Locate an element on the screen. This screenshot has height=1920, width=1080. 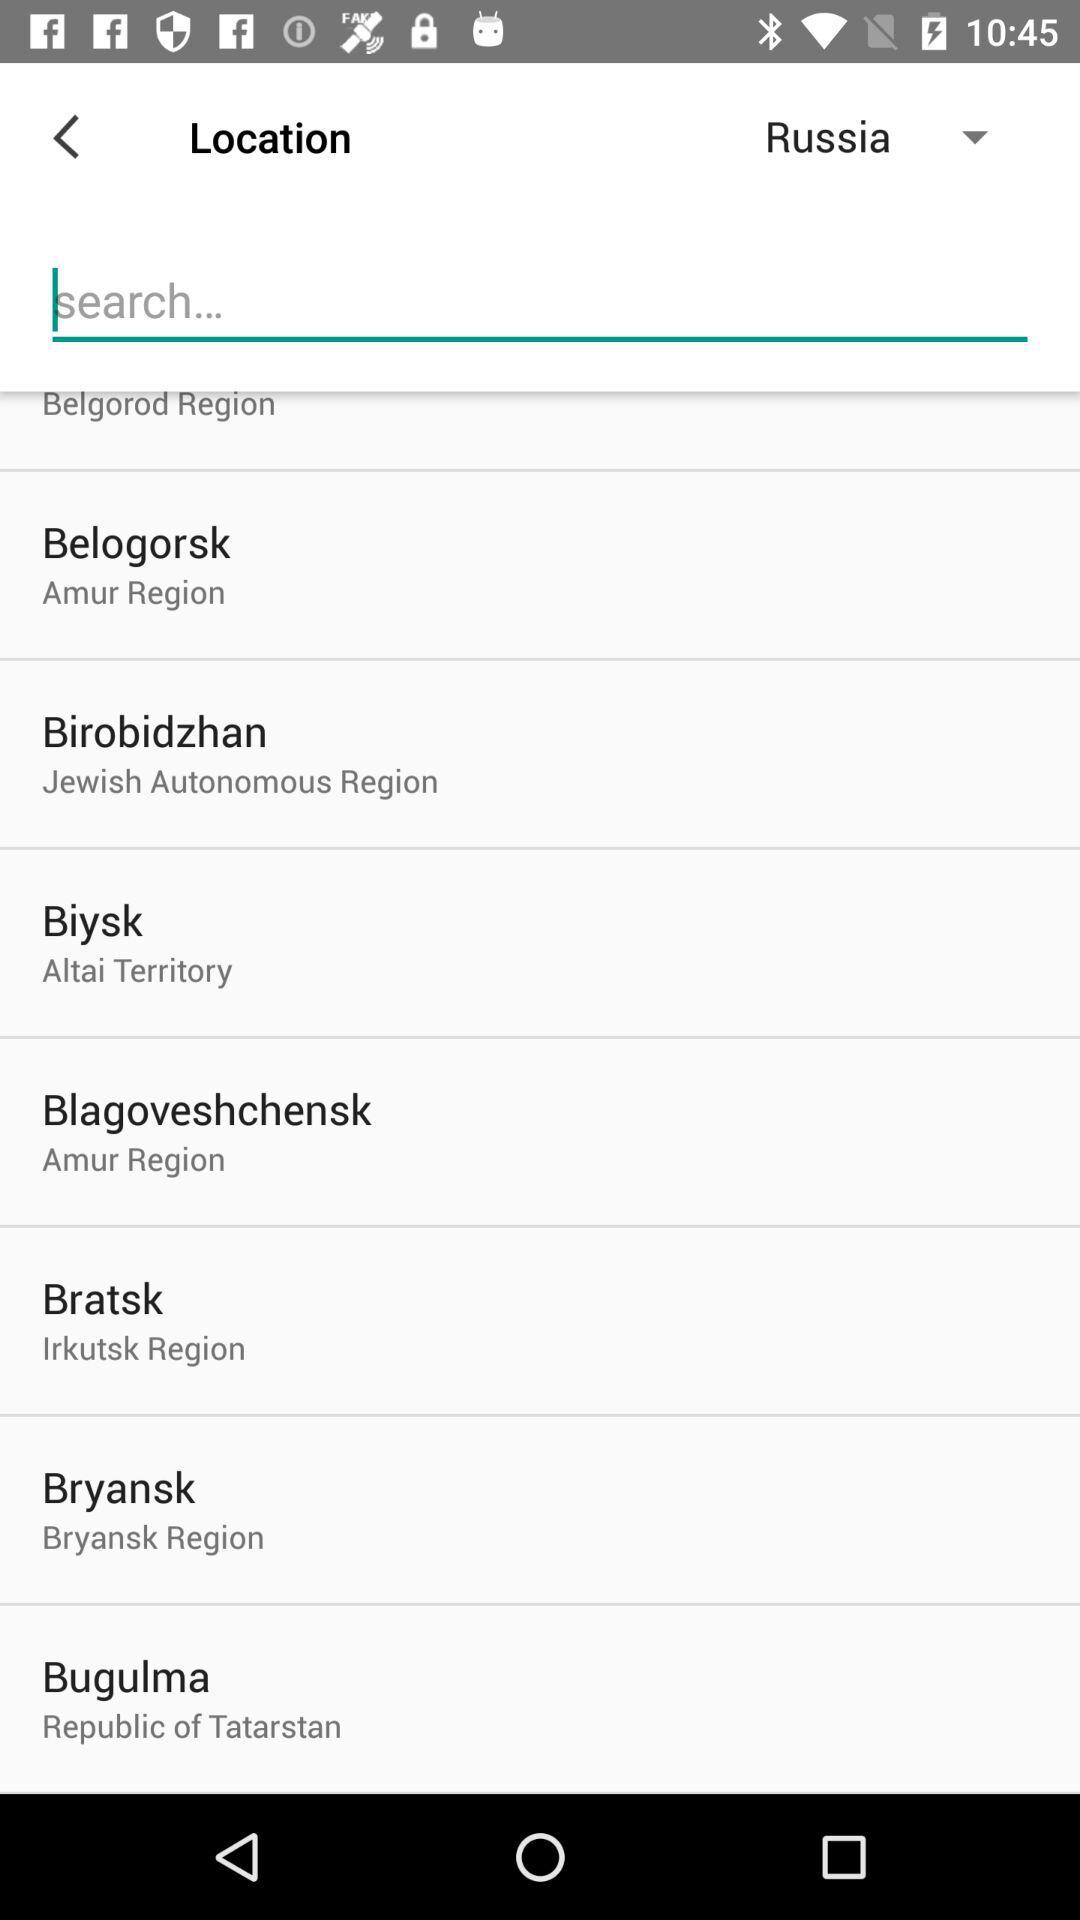
use the search function is located at coordinates (540, 299).